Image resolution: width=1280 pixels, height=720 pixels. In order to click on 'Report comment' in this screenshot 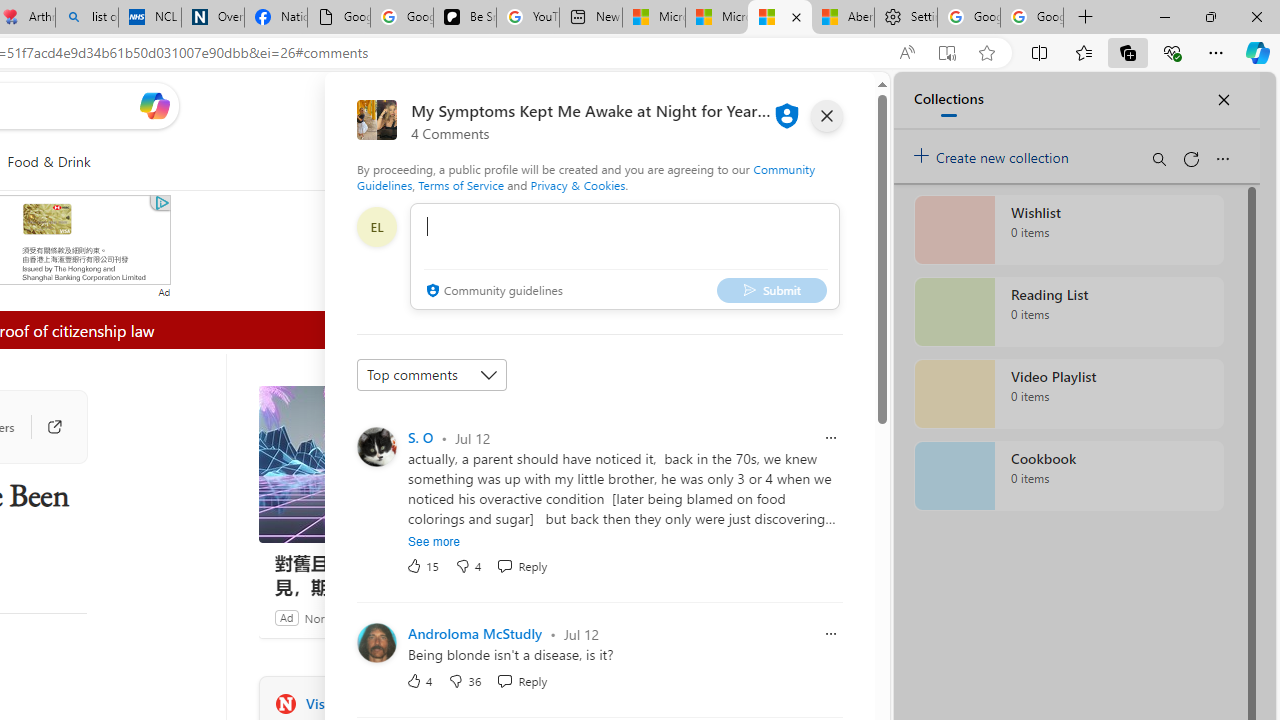, I will do `click(831, 633)`.